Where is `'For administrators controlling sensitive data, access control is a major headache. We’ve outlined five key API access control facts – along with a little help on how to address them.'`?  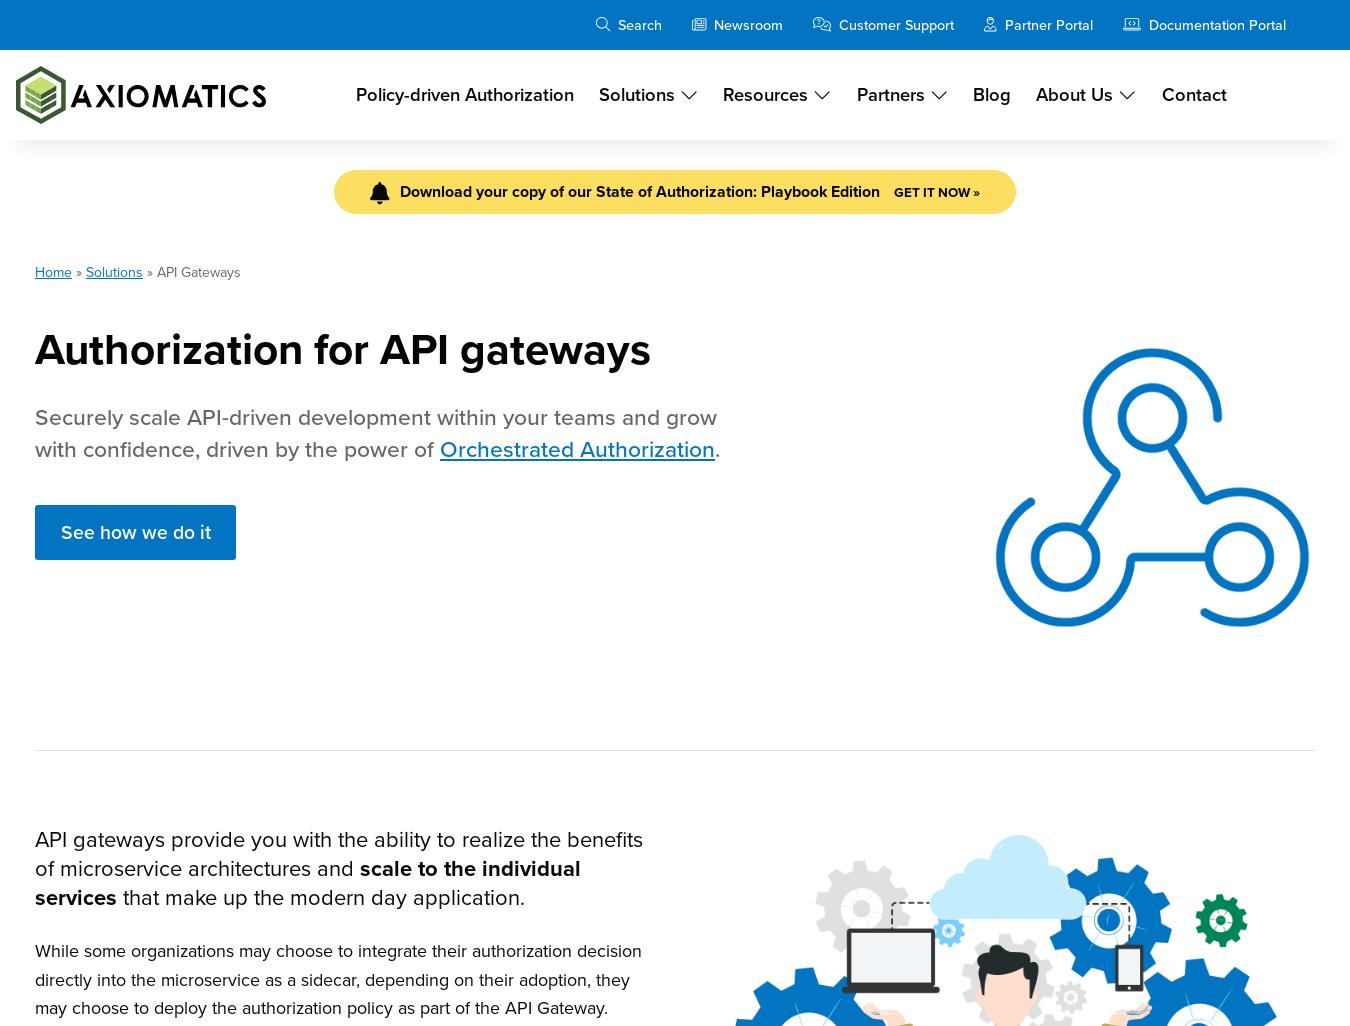 'For administrators controlling sensitive data, access control is a major headache. We’ve outlined five key API access control facts – along with a little help on how to address them.' is located at coordinates (674, 569).